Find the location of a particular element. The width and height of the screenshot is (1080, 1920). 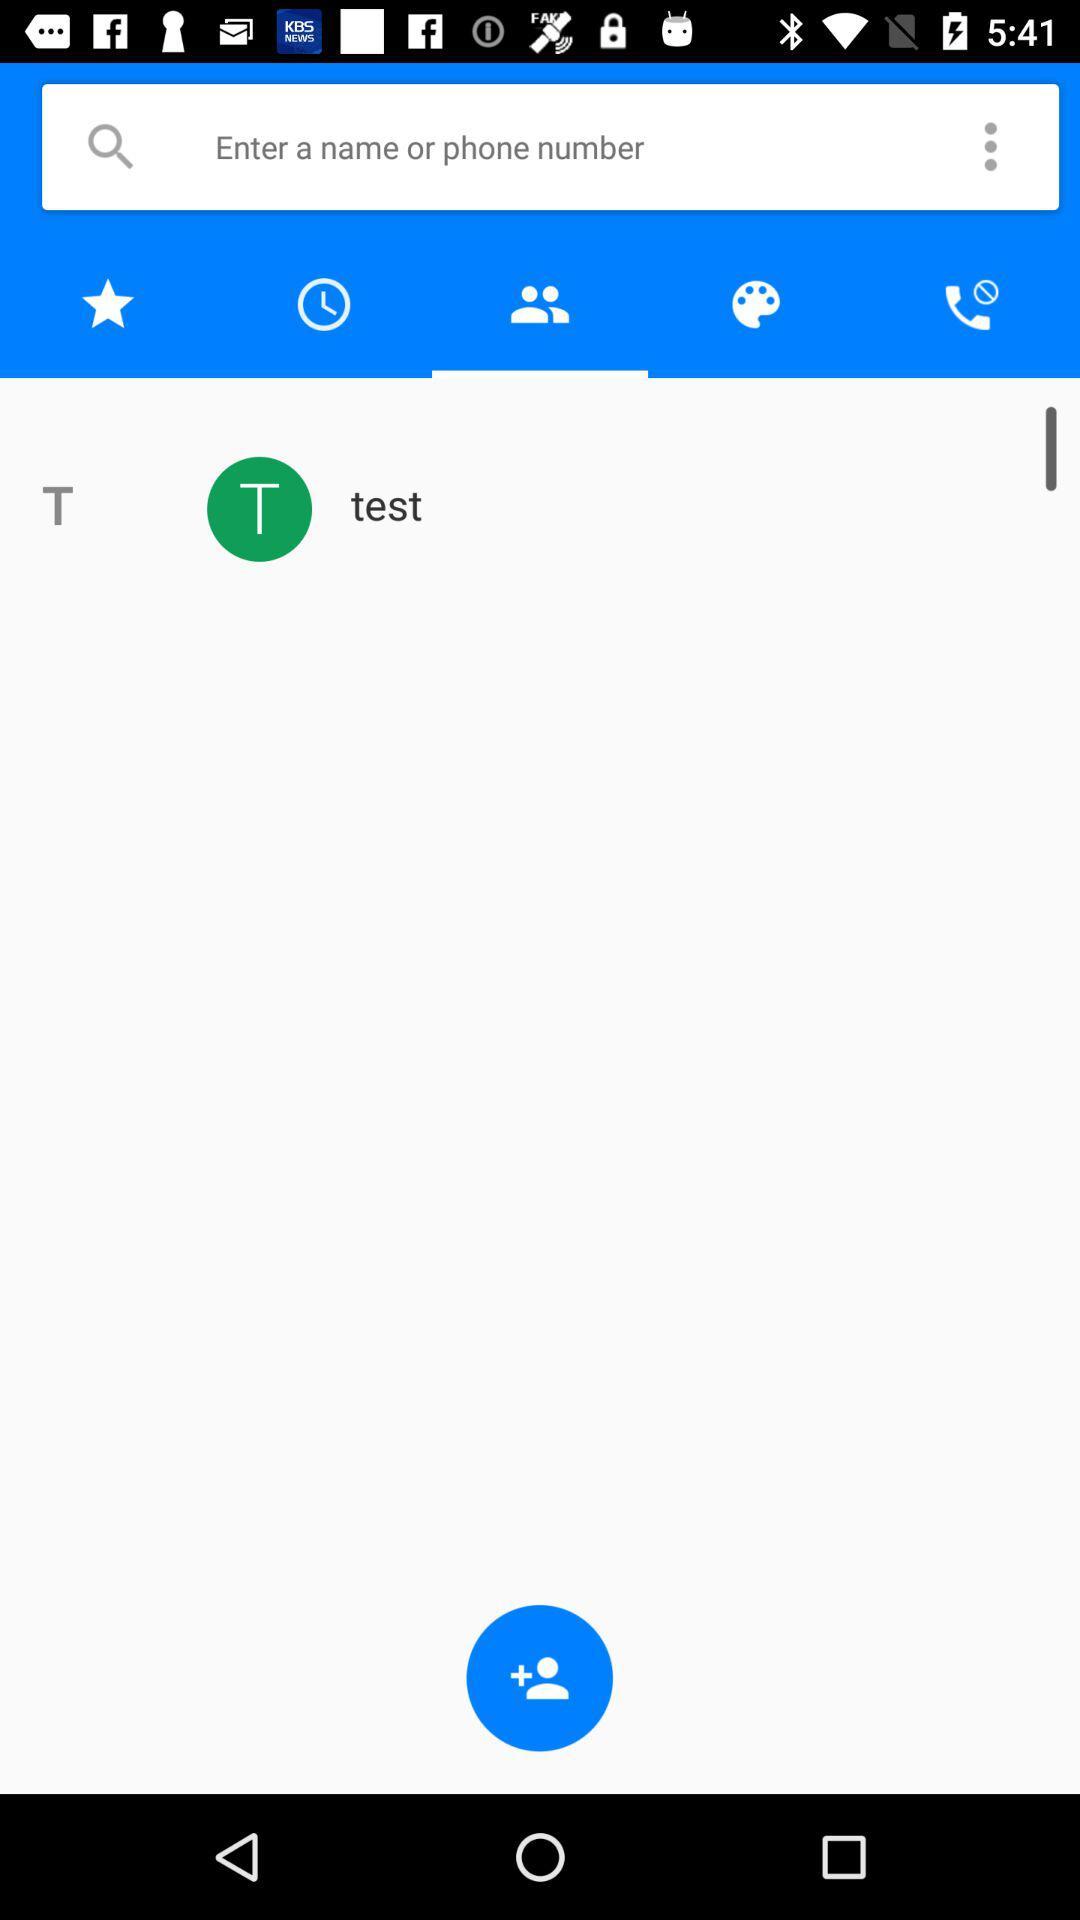

contact is located at coordinates (540, 303).